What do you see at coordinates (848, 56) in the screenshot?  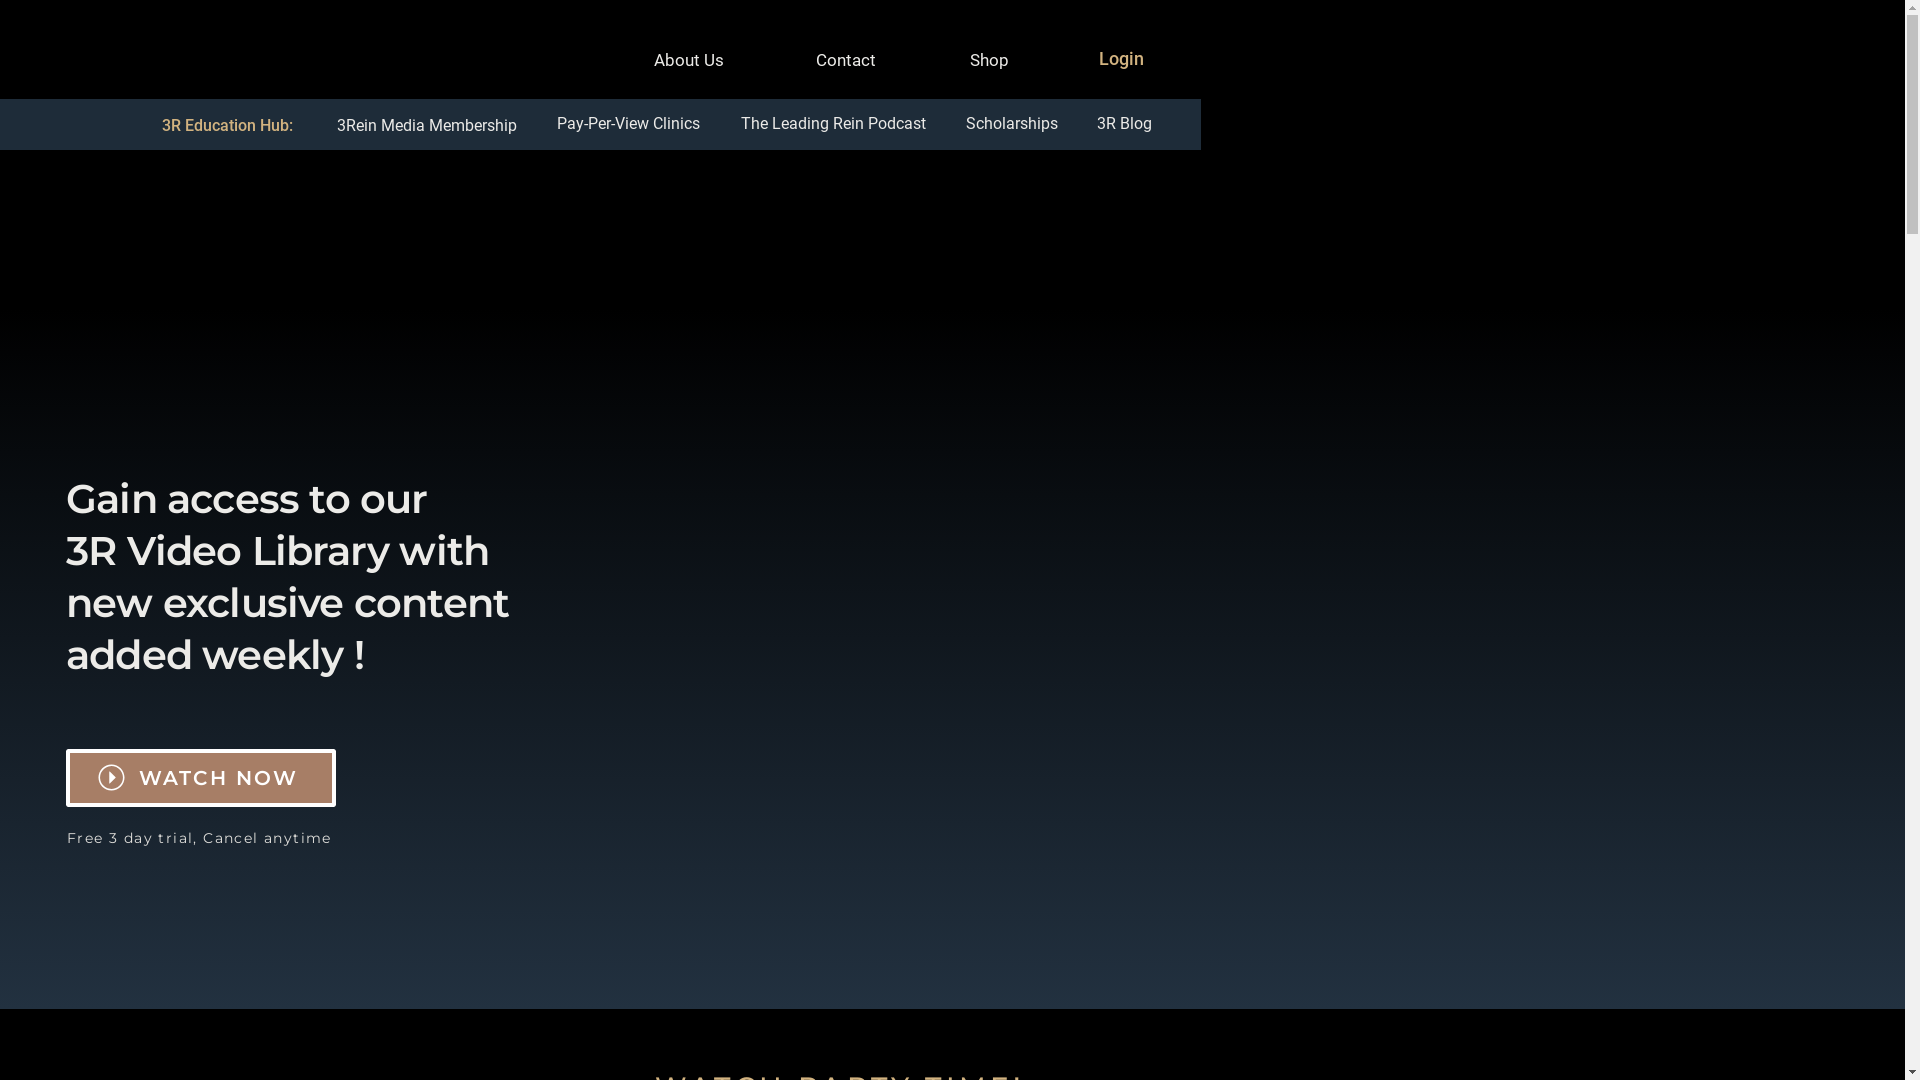 I see `'Contact'` at bounding box center [848, 56].